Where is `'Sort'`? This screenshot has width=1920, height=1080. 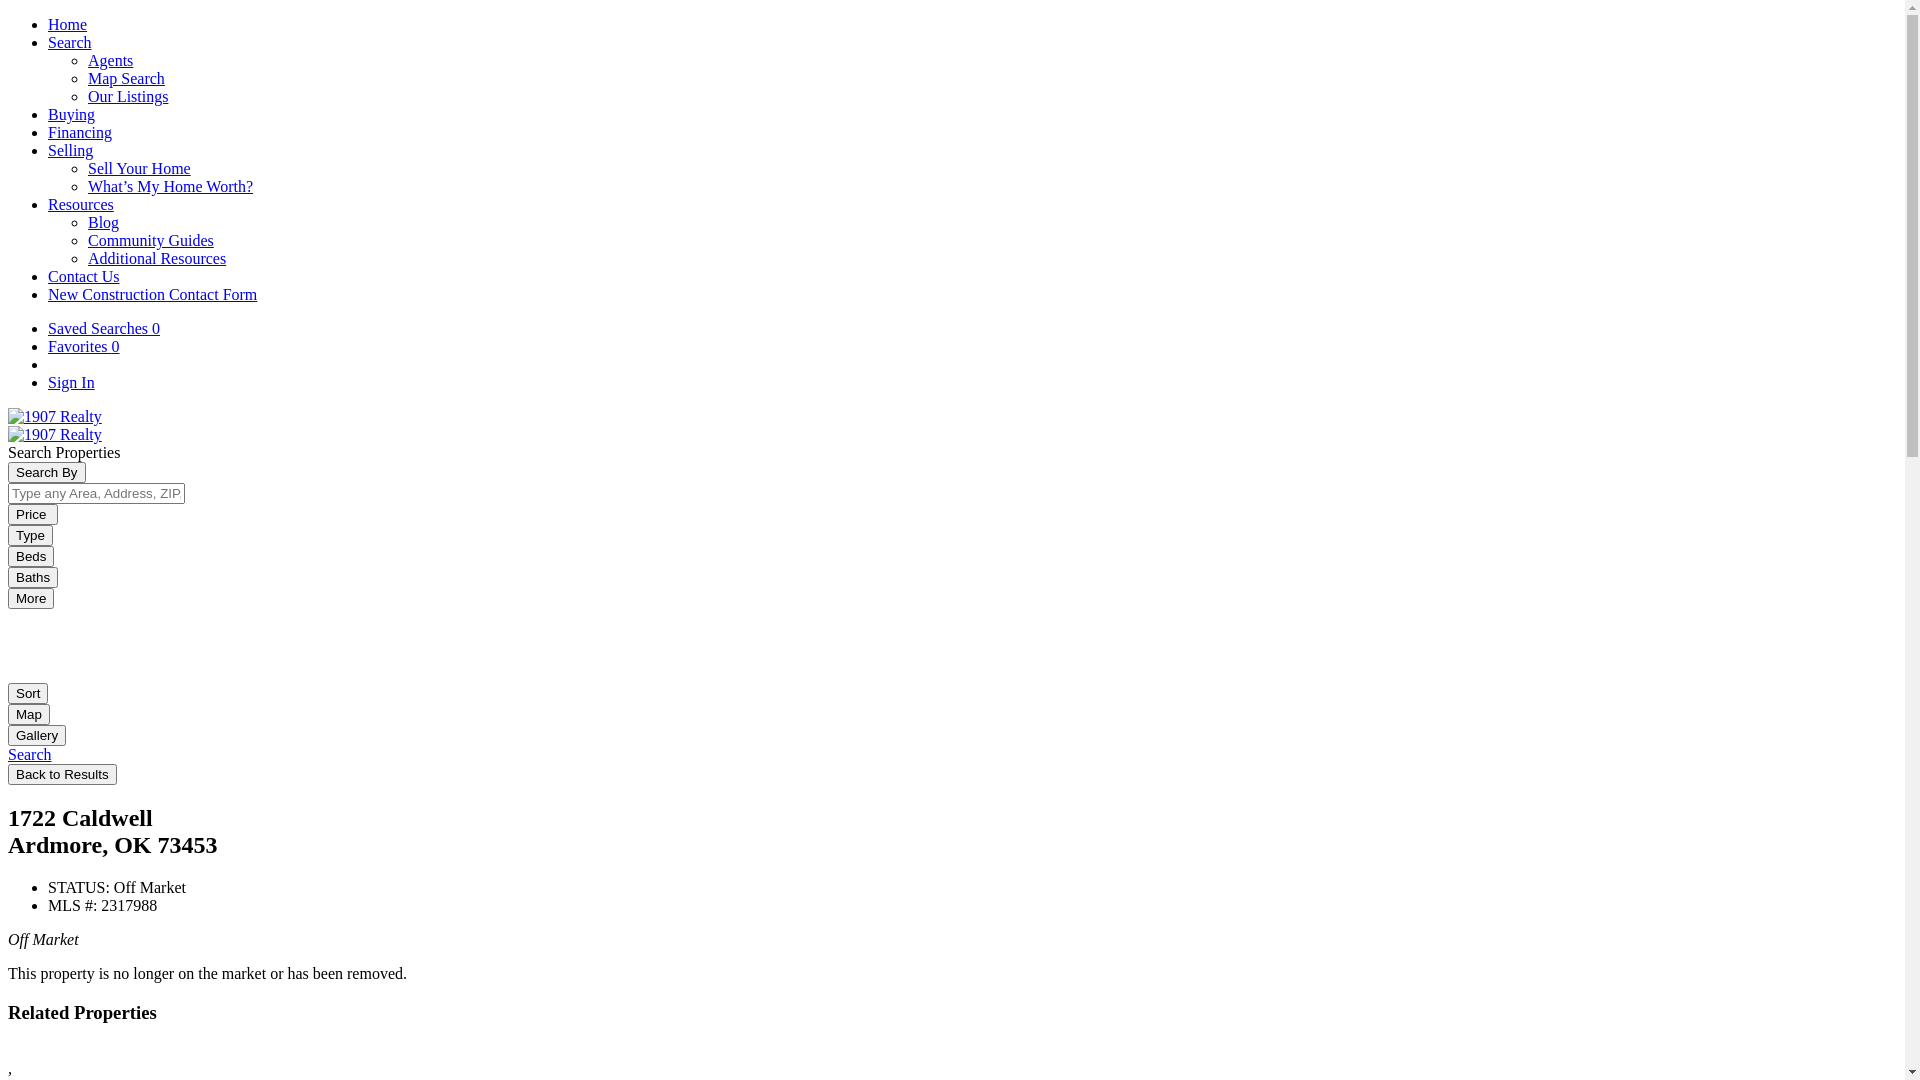 'Sort' is located at coordinates (28, 692).